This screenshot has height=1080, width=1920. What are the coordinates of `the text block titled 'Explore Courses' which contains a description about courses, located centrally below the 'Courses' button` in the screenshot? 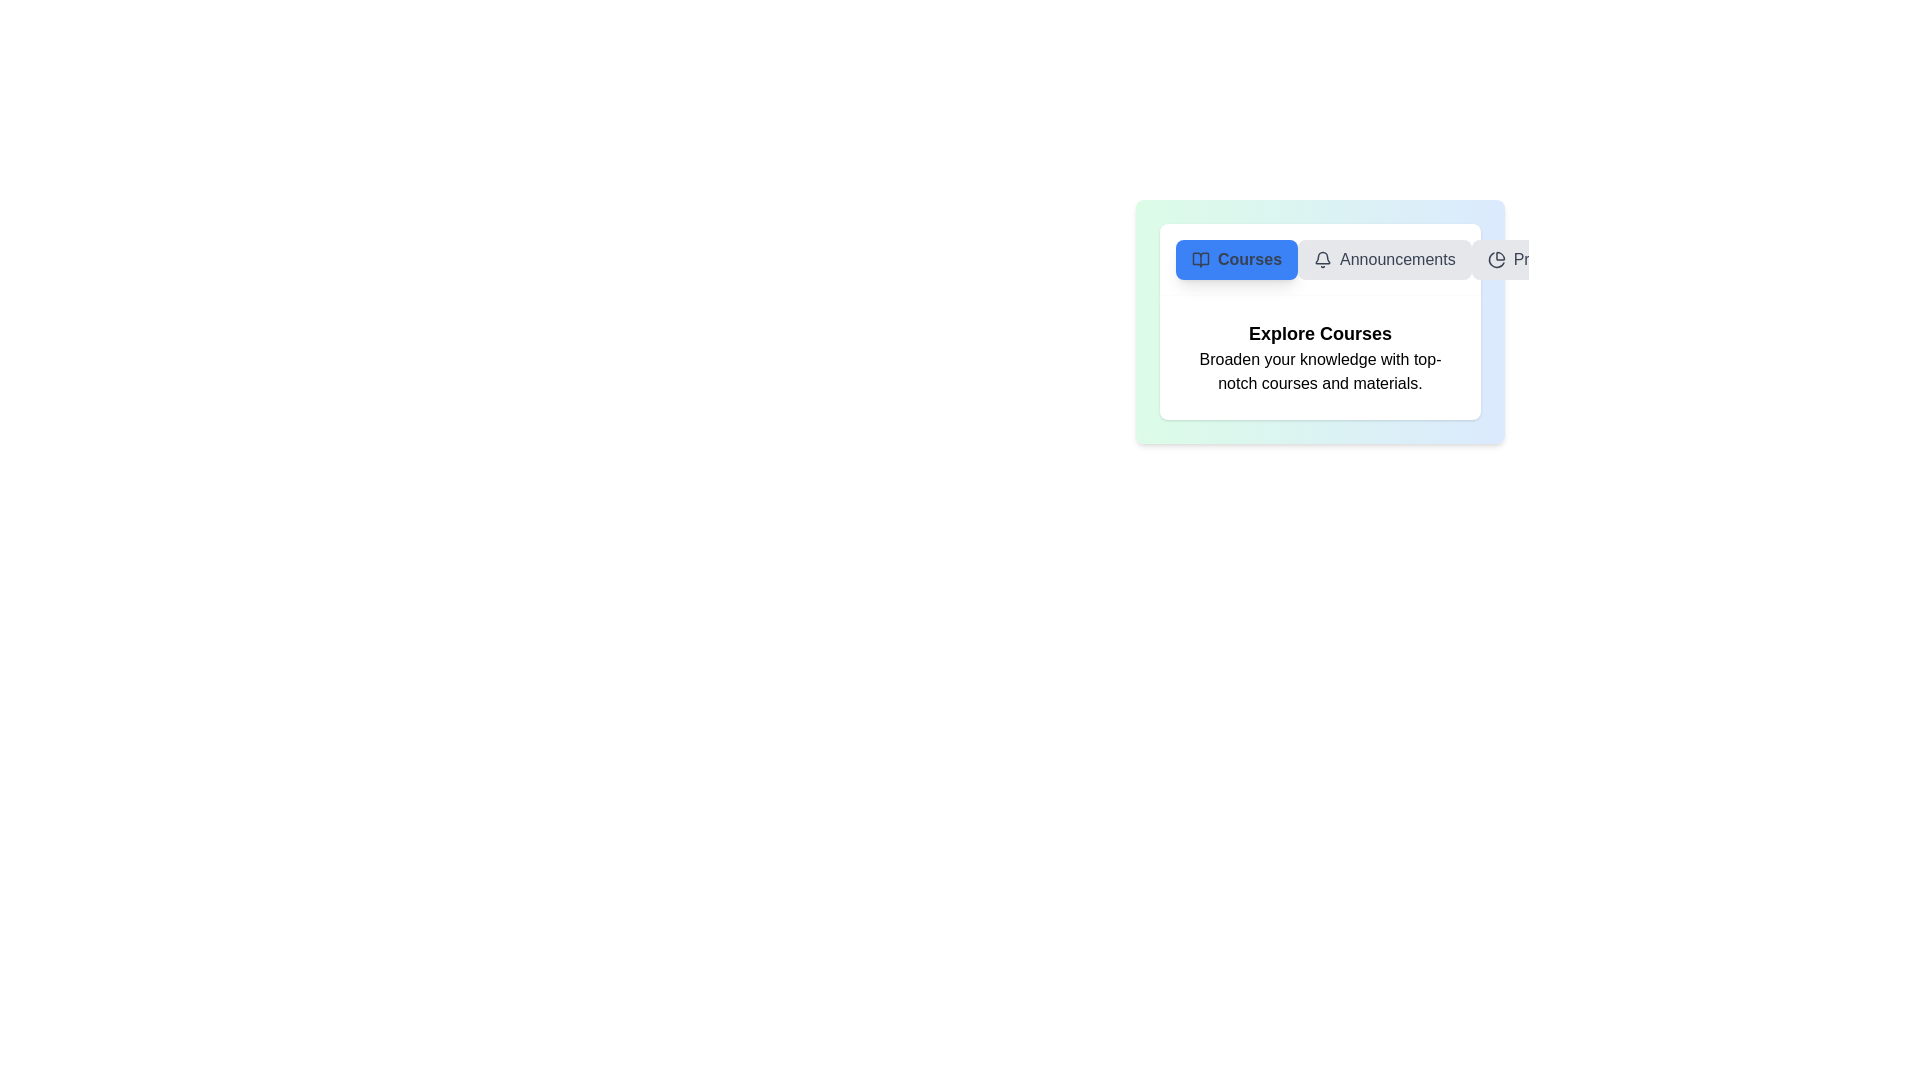 It's located at (1320, 357).